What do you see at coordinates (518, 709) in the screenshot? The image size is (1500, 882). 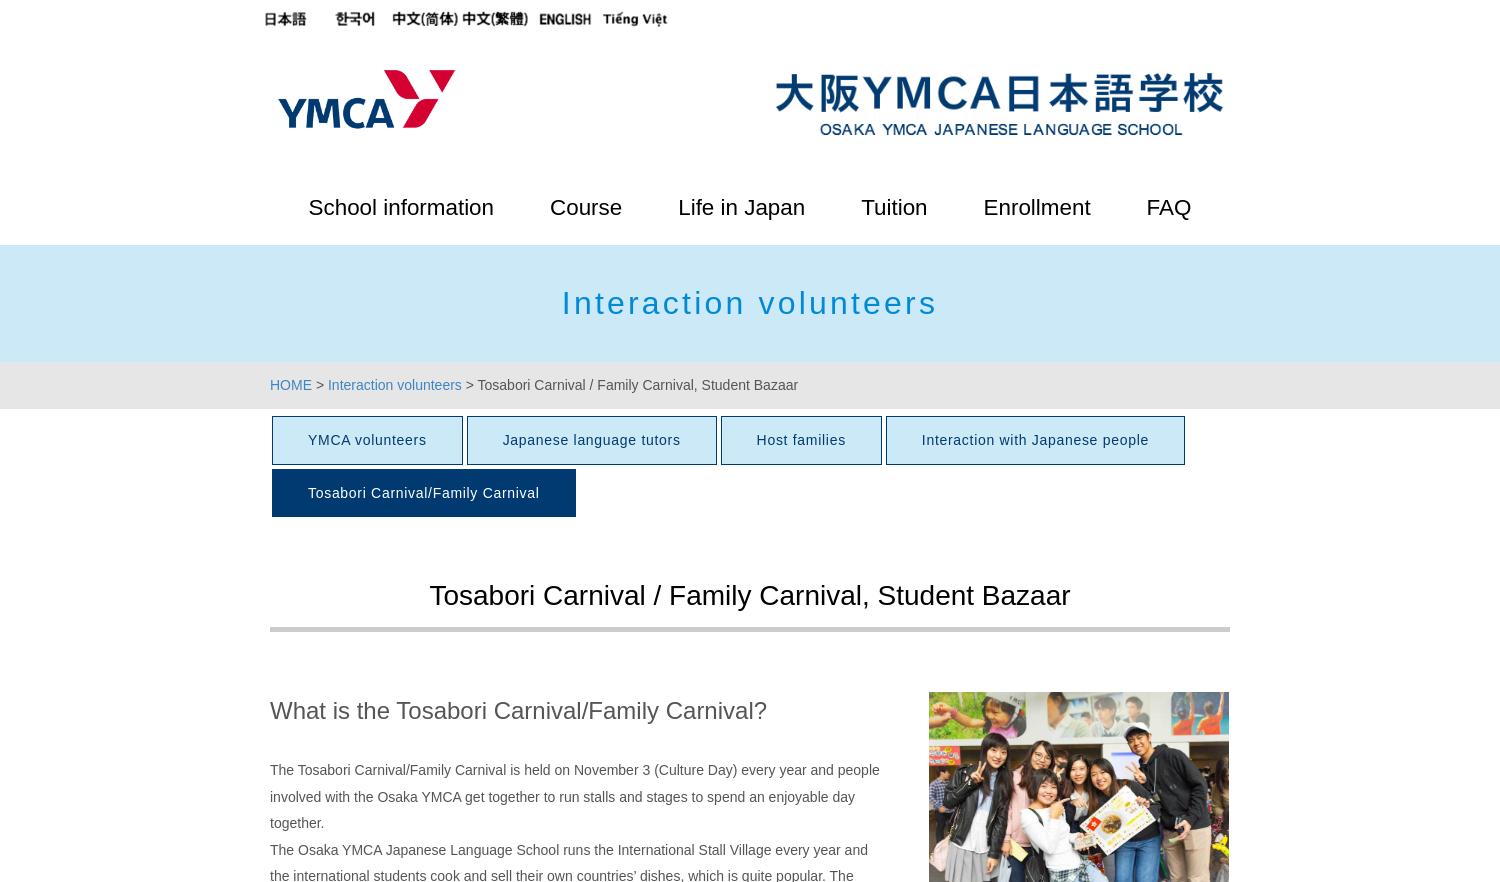 I see `'What is the Tosabori Carnival/Family Carnival?'` at bounding box center [518, 709].